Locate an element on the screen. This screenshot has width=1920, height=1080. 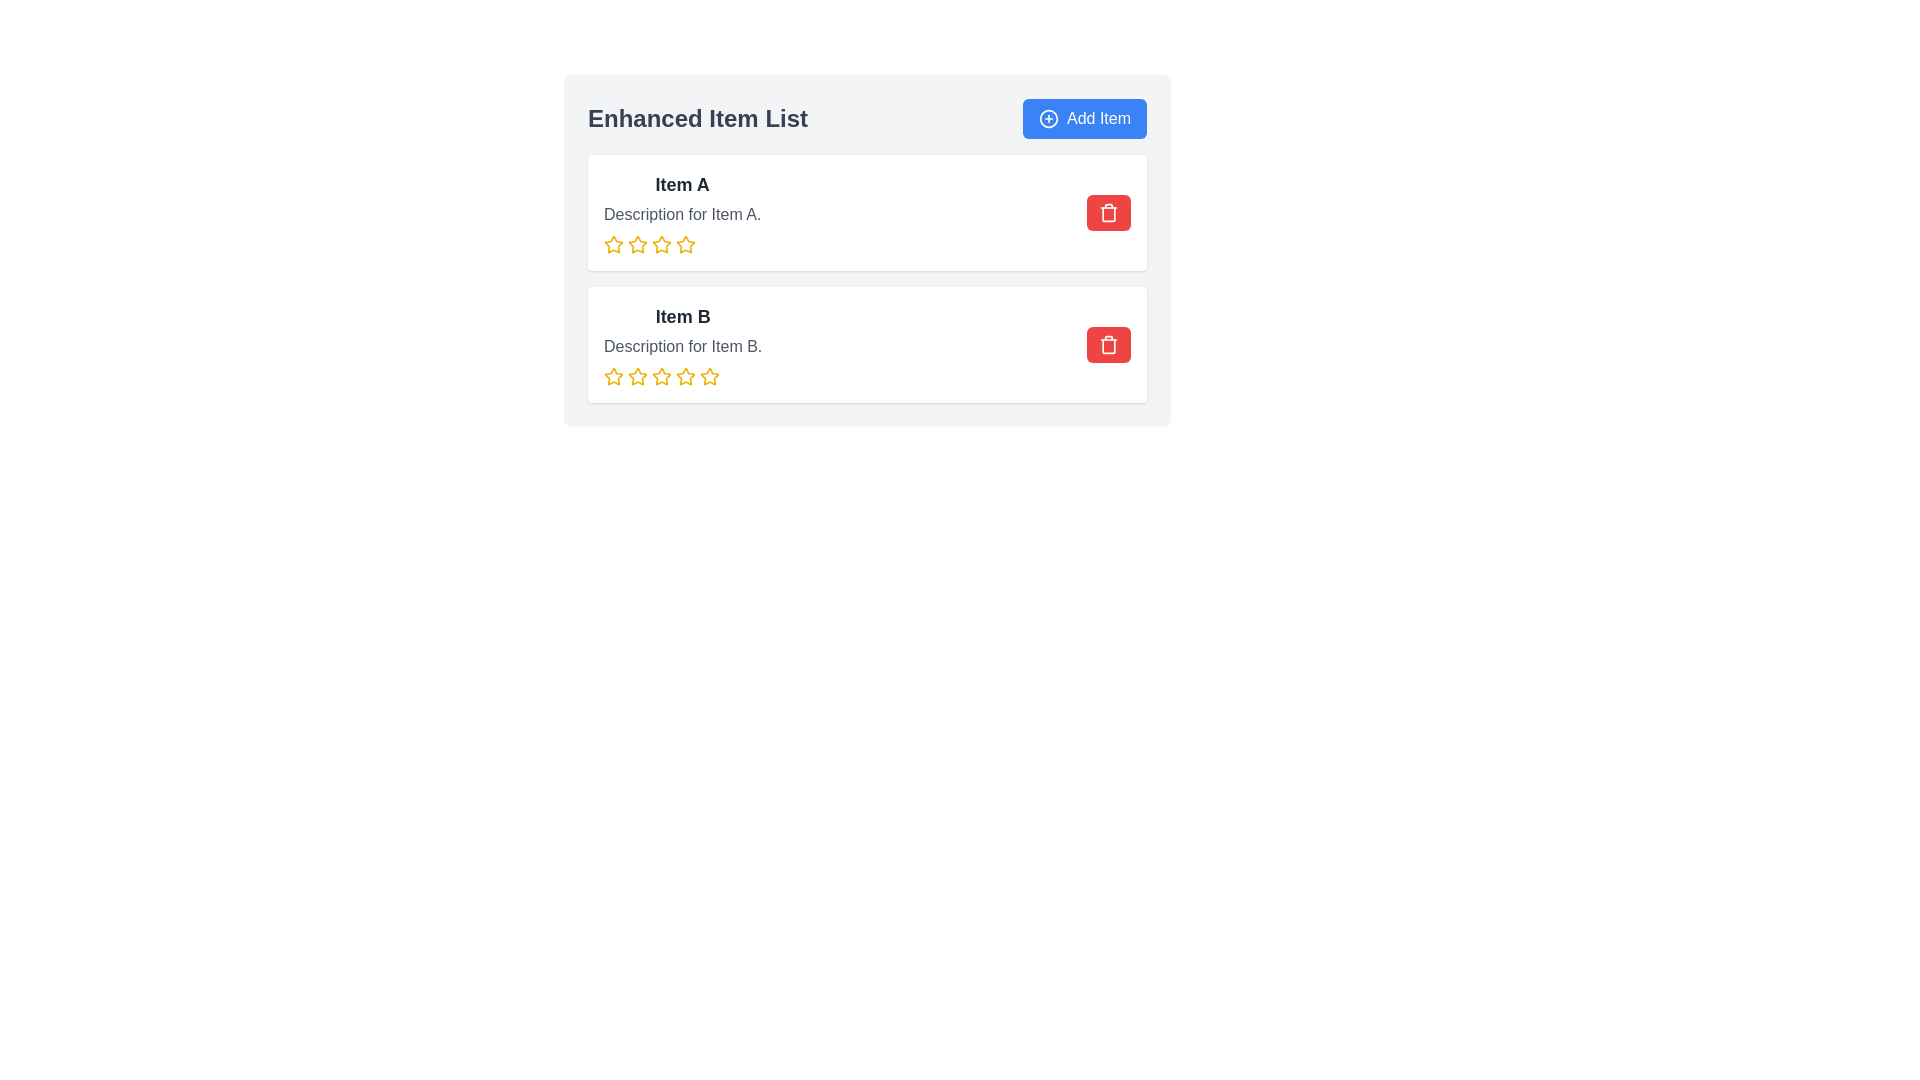
the static text element that serves as the title for 'Item B', located above its description and the rating stars is located at coordinates (683, 315).